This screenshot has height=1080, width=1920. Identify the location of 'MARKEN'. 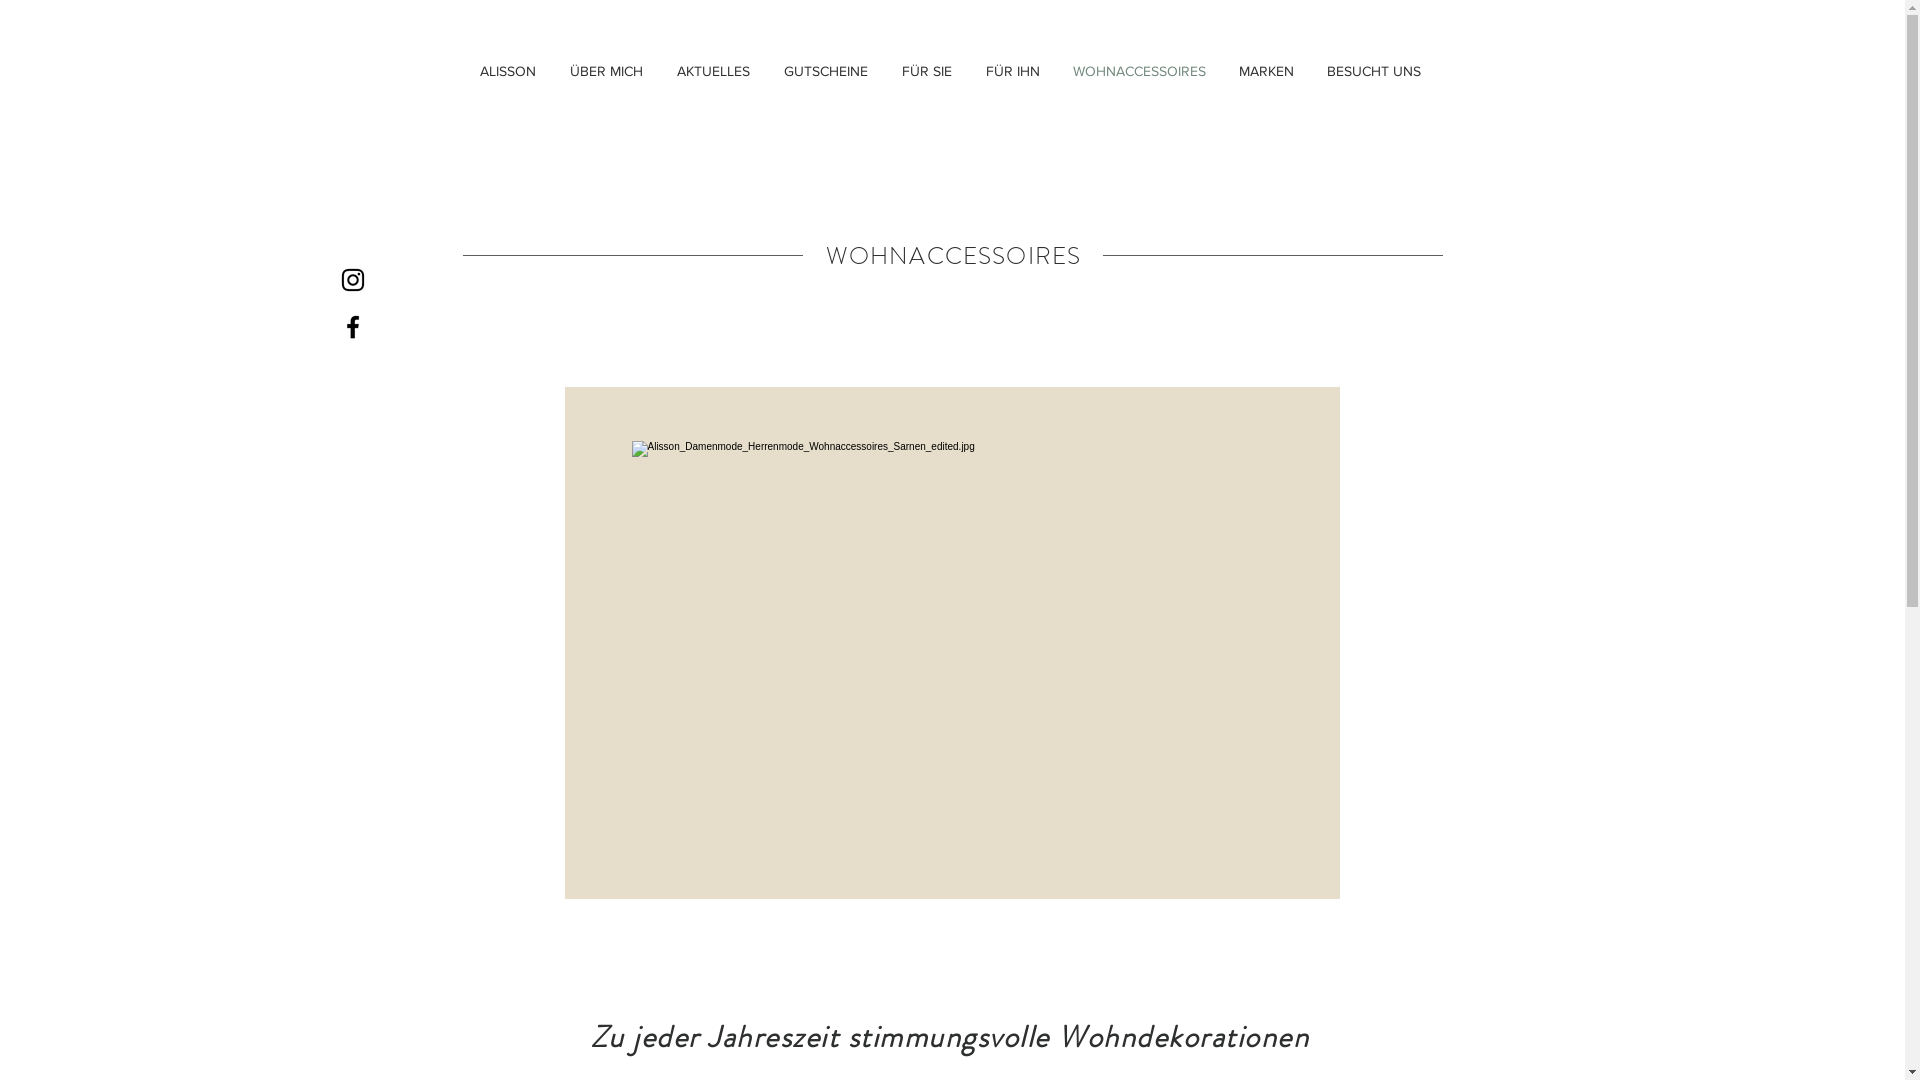
(1265, 69).